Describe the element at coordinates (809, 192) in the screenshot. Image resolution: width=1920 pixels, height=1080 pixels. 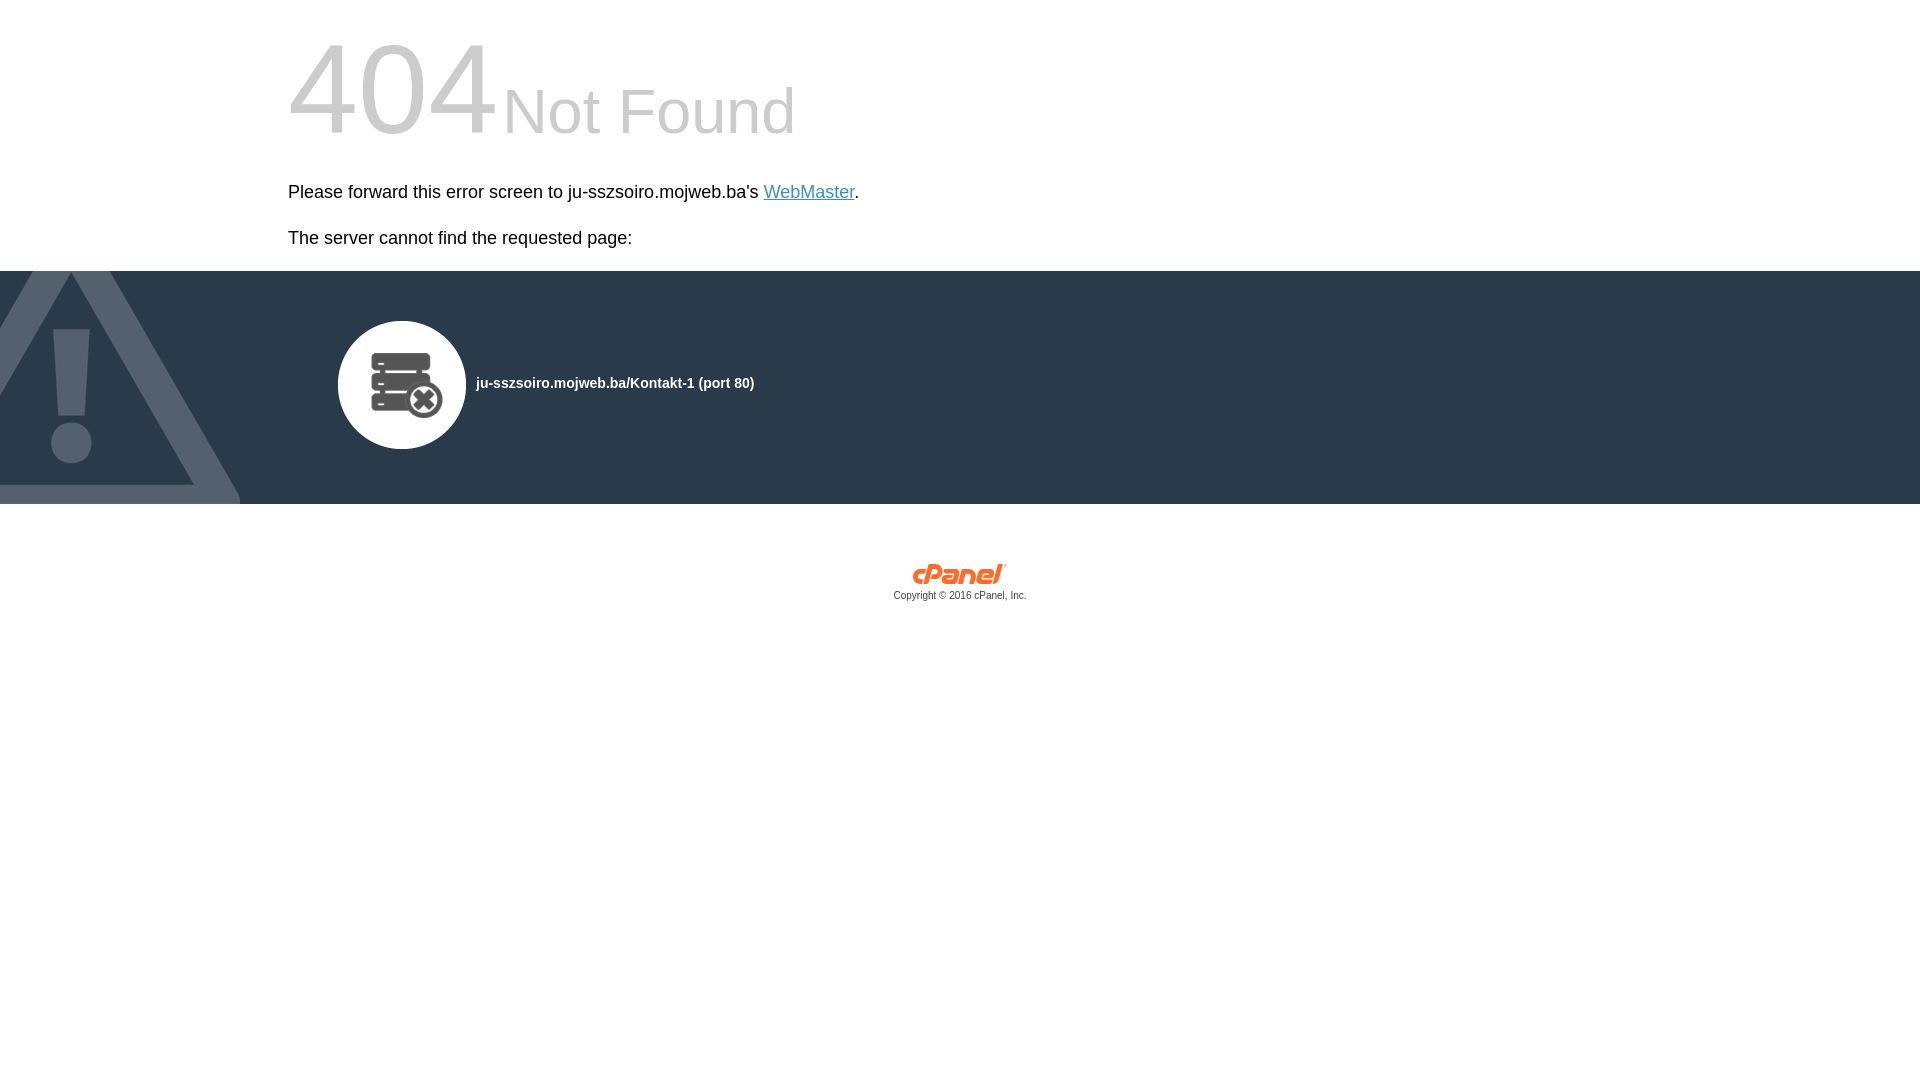
I see `'WebMaster'` at that location.